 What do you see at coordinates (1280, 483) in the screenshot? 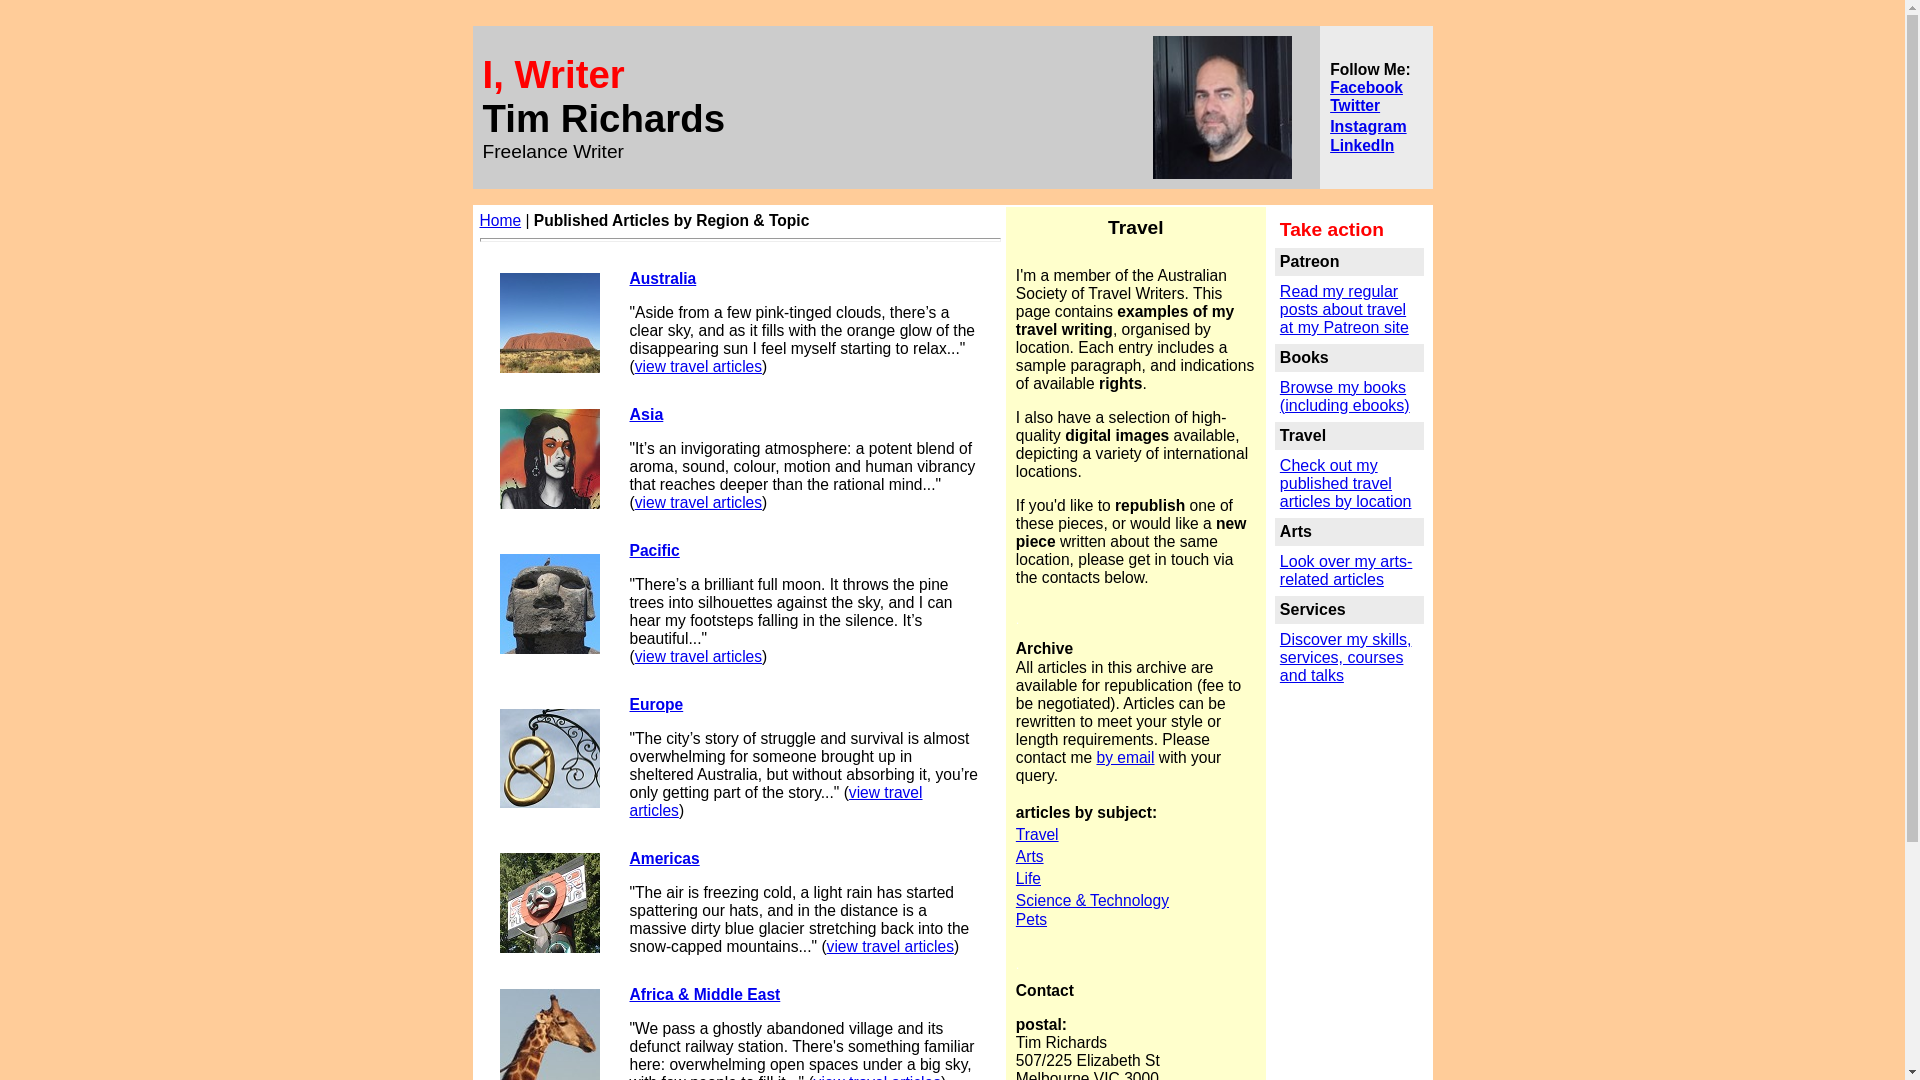
I see `'Check out my published travel articles by location'` at bounding box center [1280, 483].